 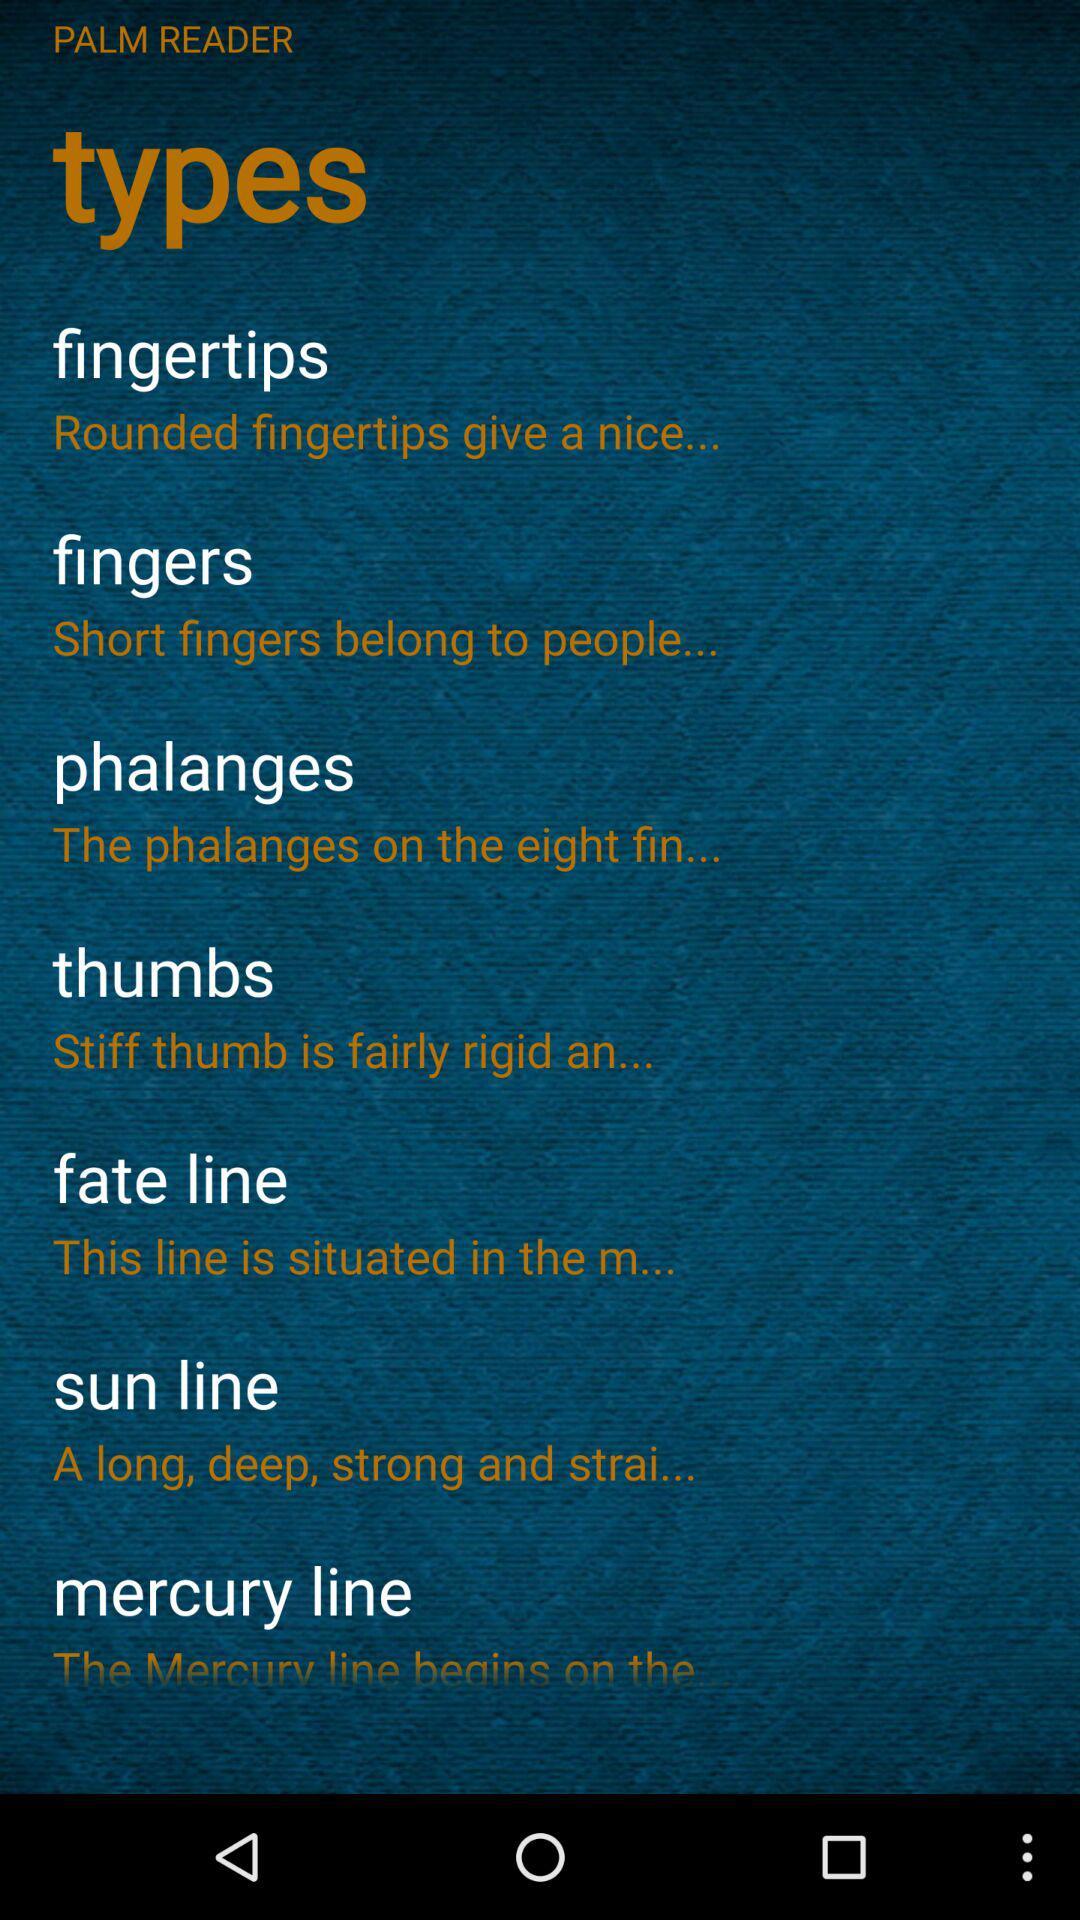 What do you see at coordinates (540, 1048) in the screenshot?
I see `the app above fate line item` at bounding box center [540, 1048].